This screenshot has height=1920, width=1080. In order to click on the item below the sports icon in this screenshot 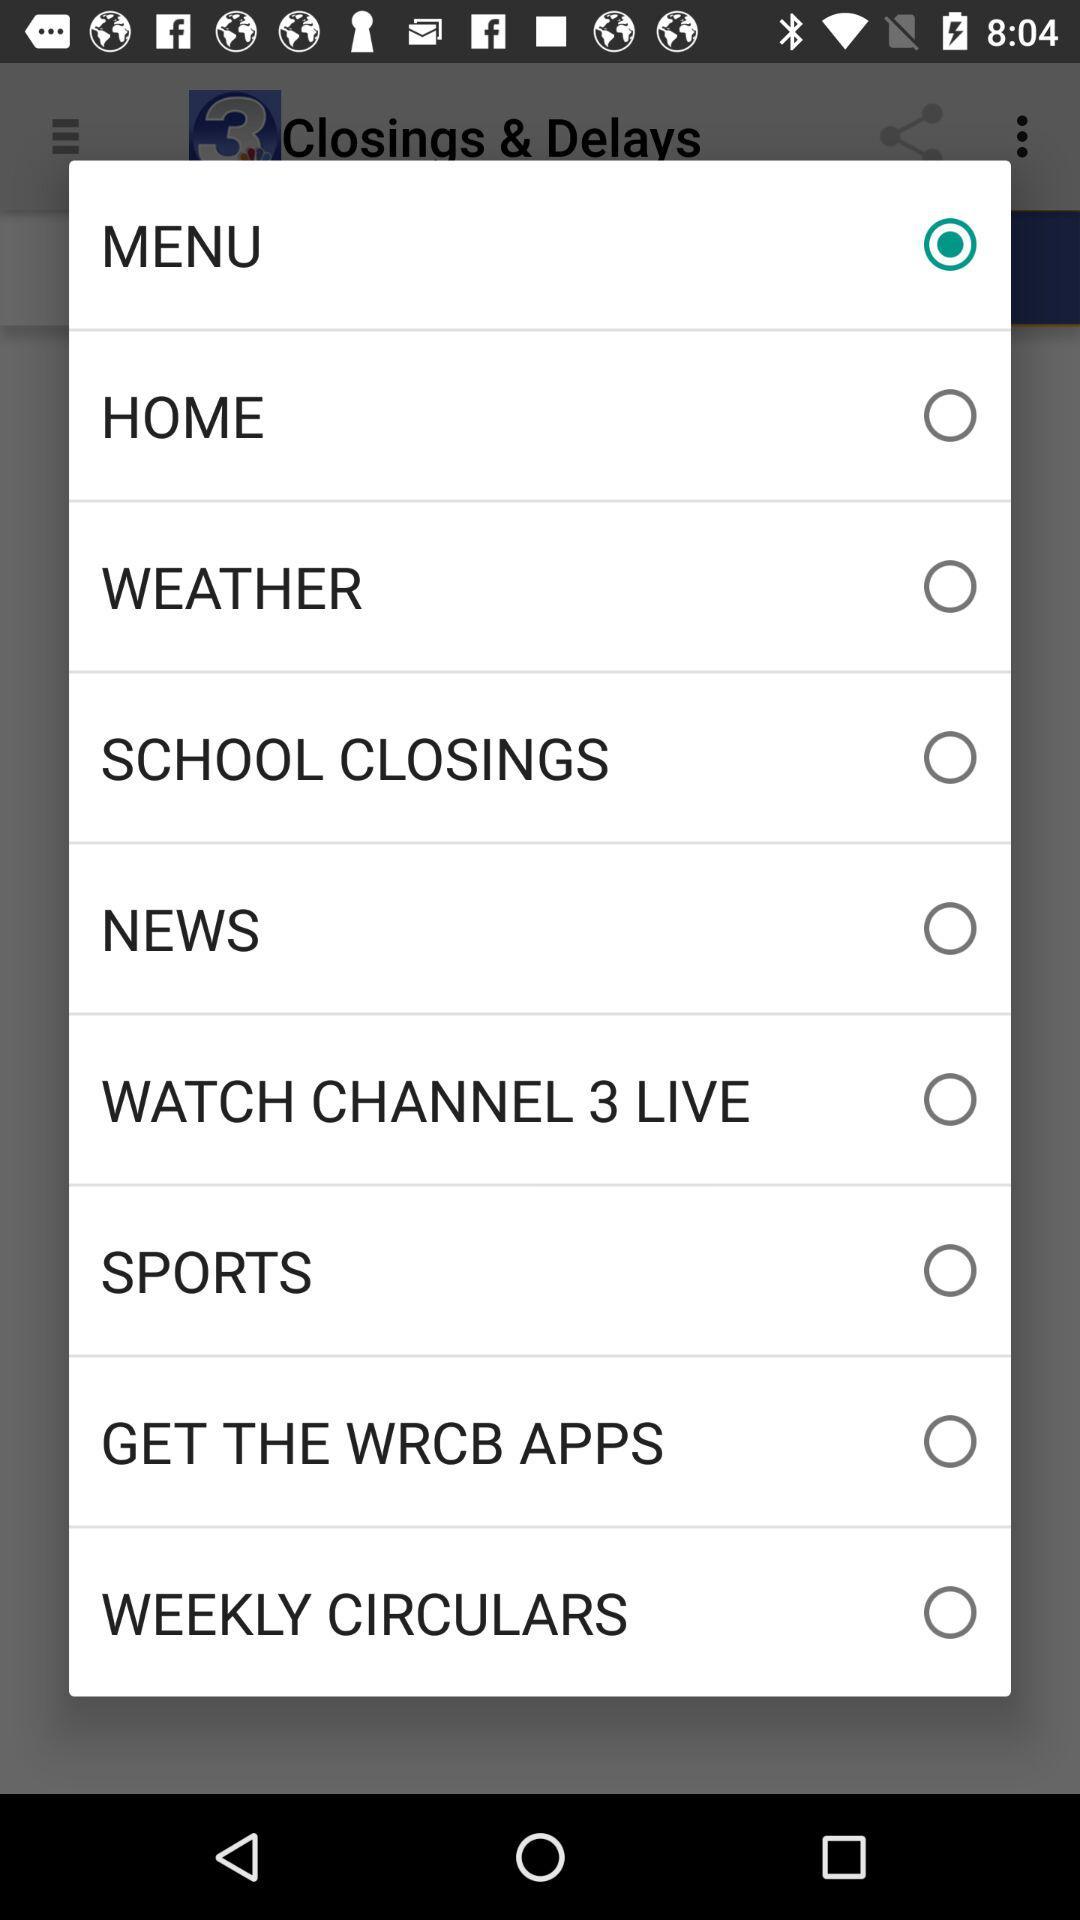, I will do `click(540, 1441)`.